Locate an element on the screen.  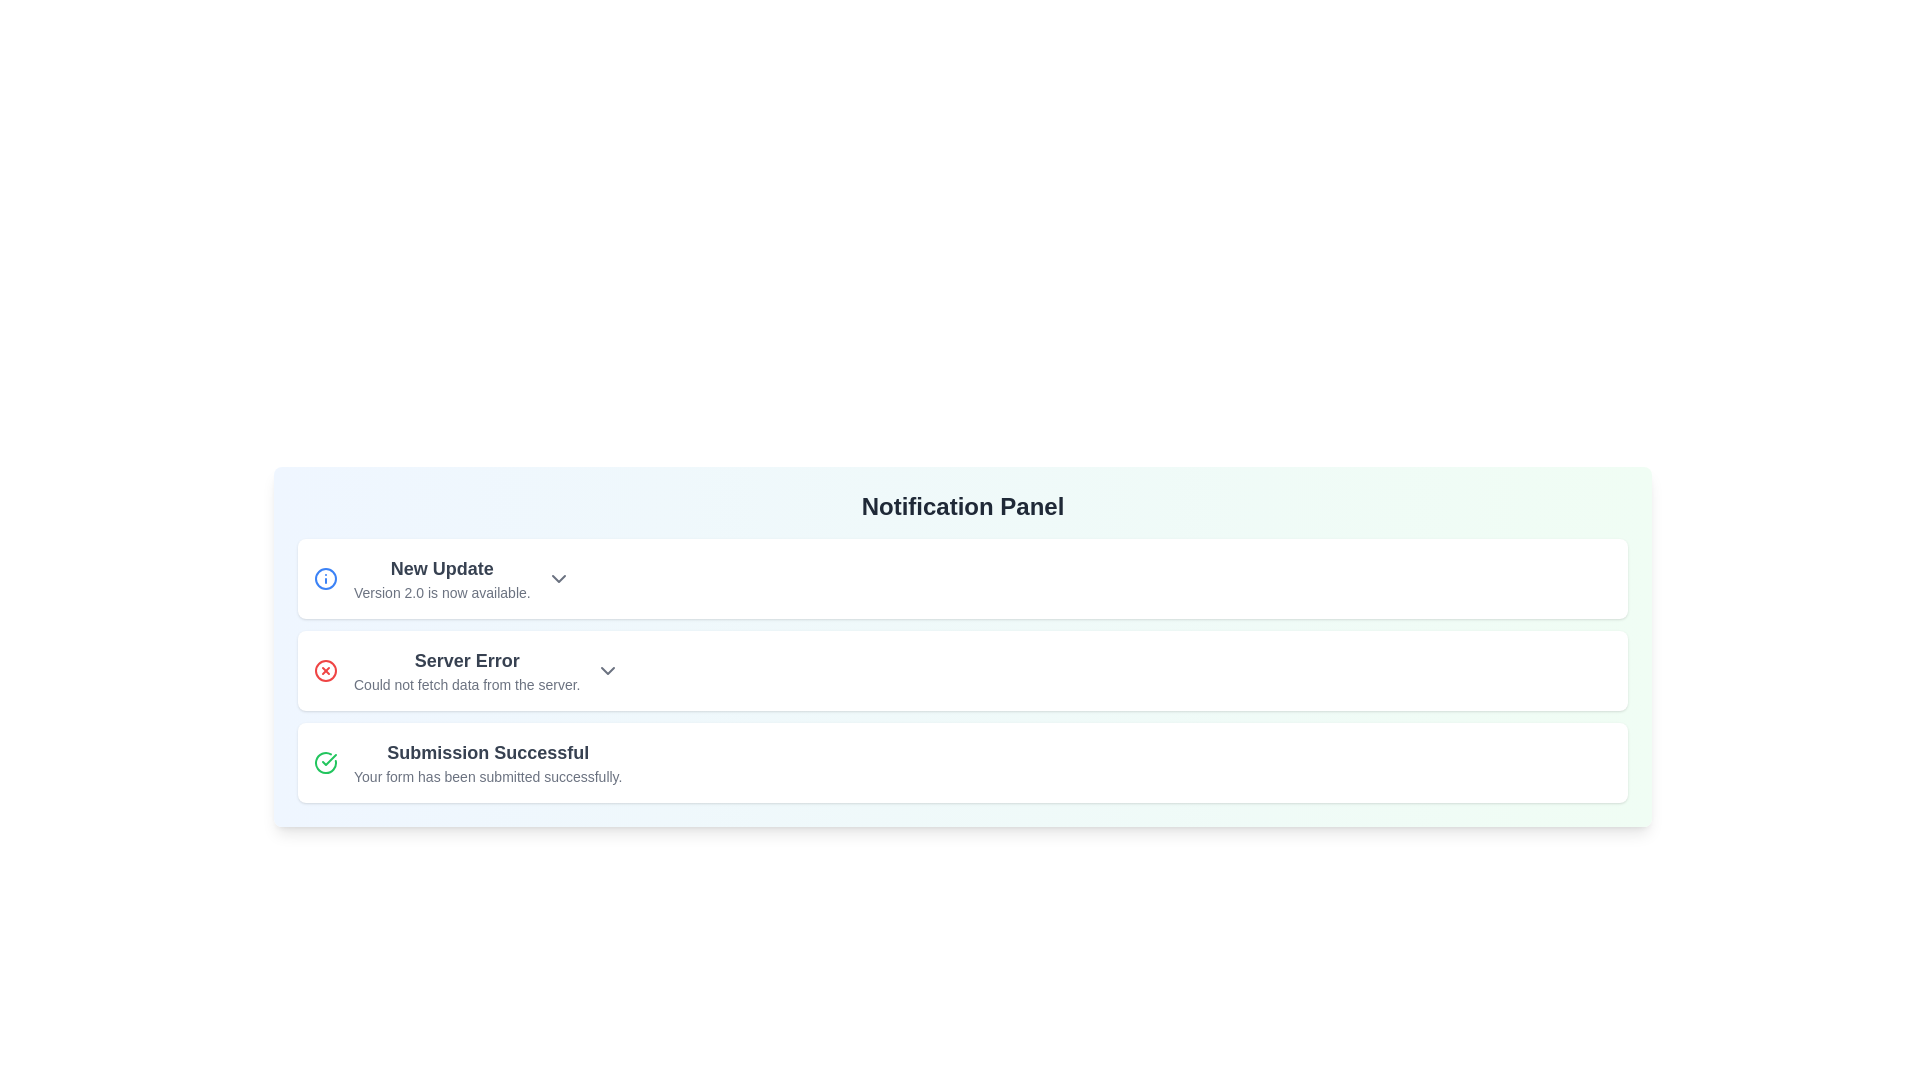
the Dropdown indicator icon located at the far-right end of the 'New Update' notification entry is located at coordinates (558, 578).